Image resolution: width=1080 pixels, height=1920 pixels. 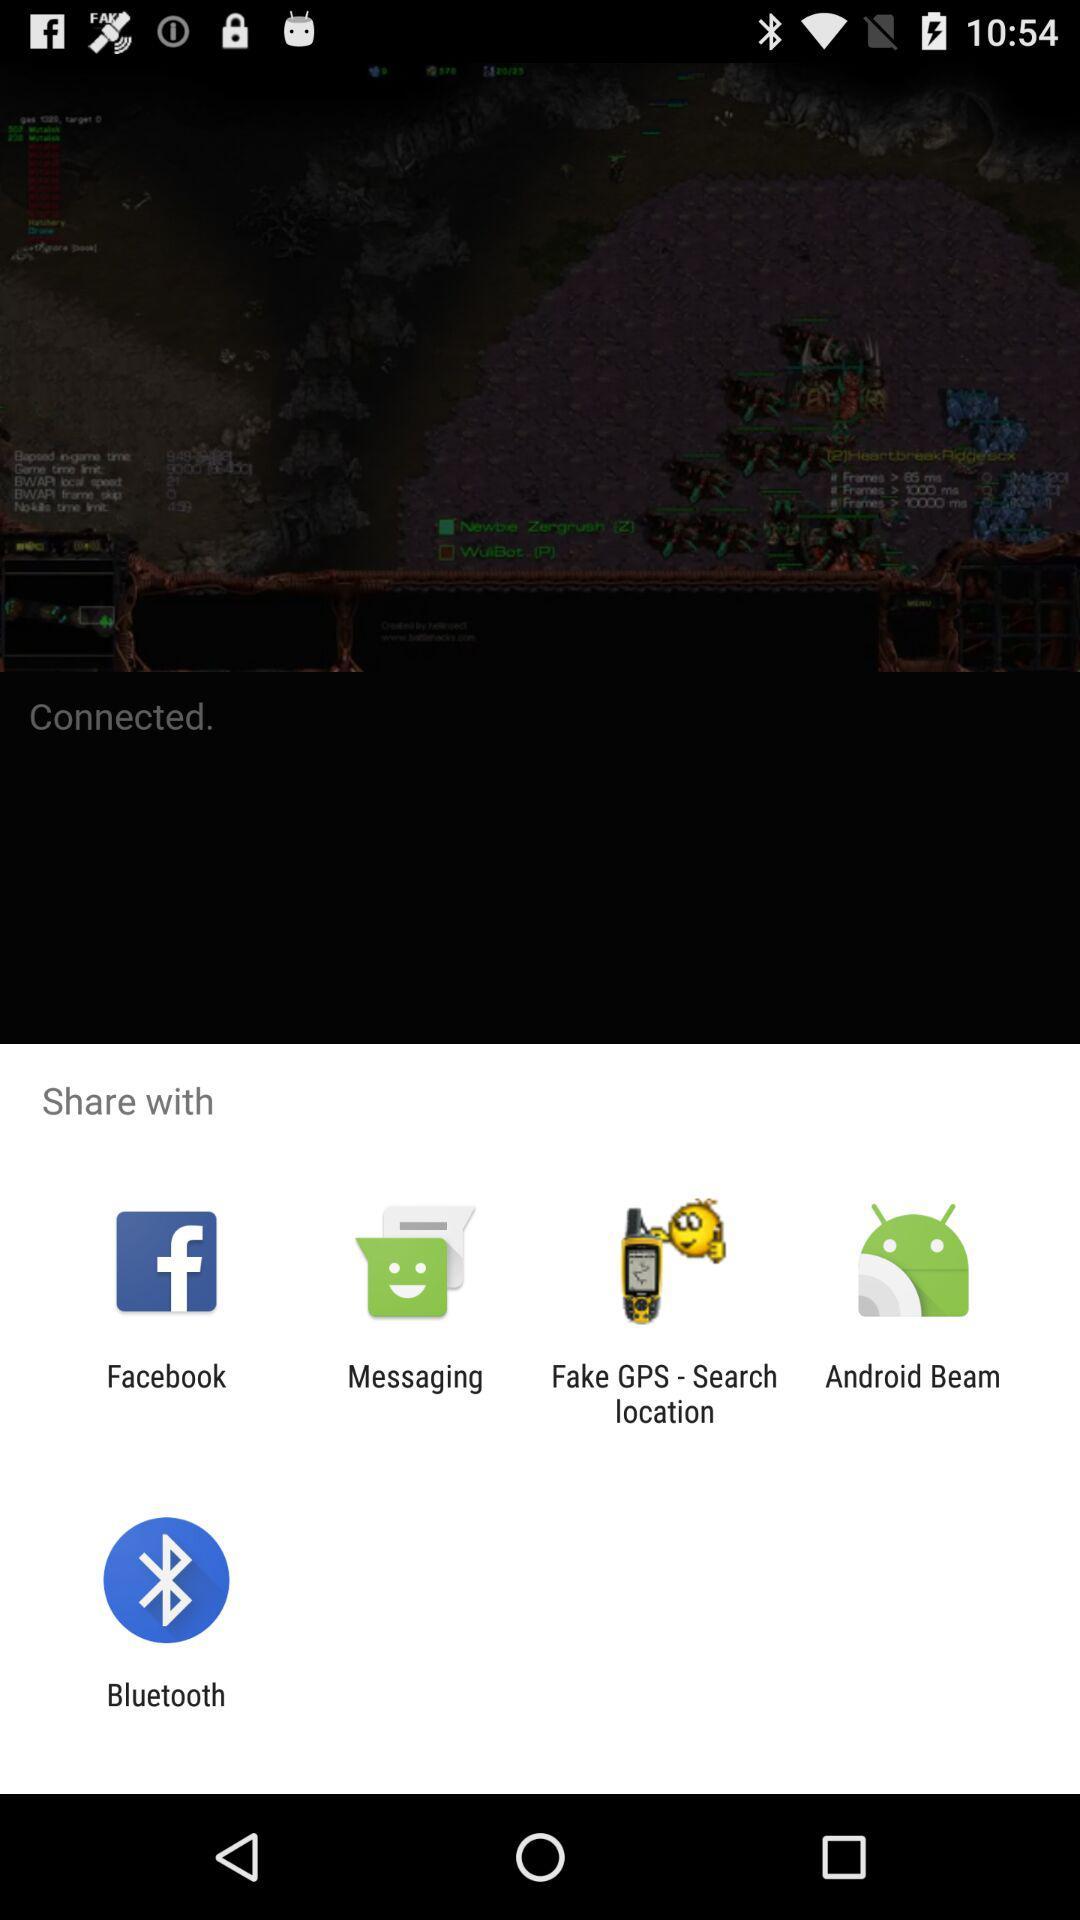 I want to click on the messaging item, so click(x=414, y=1392).